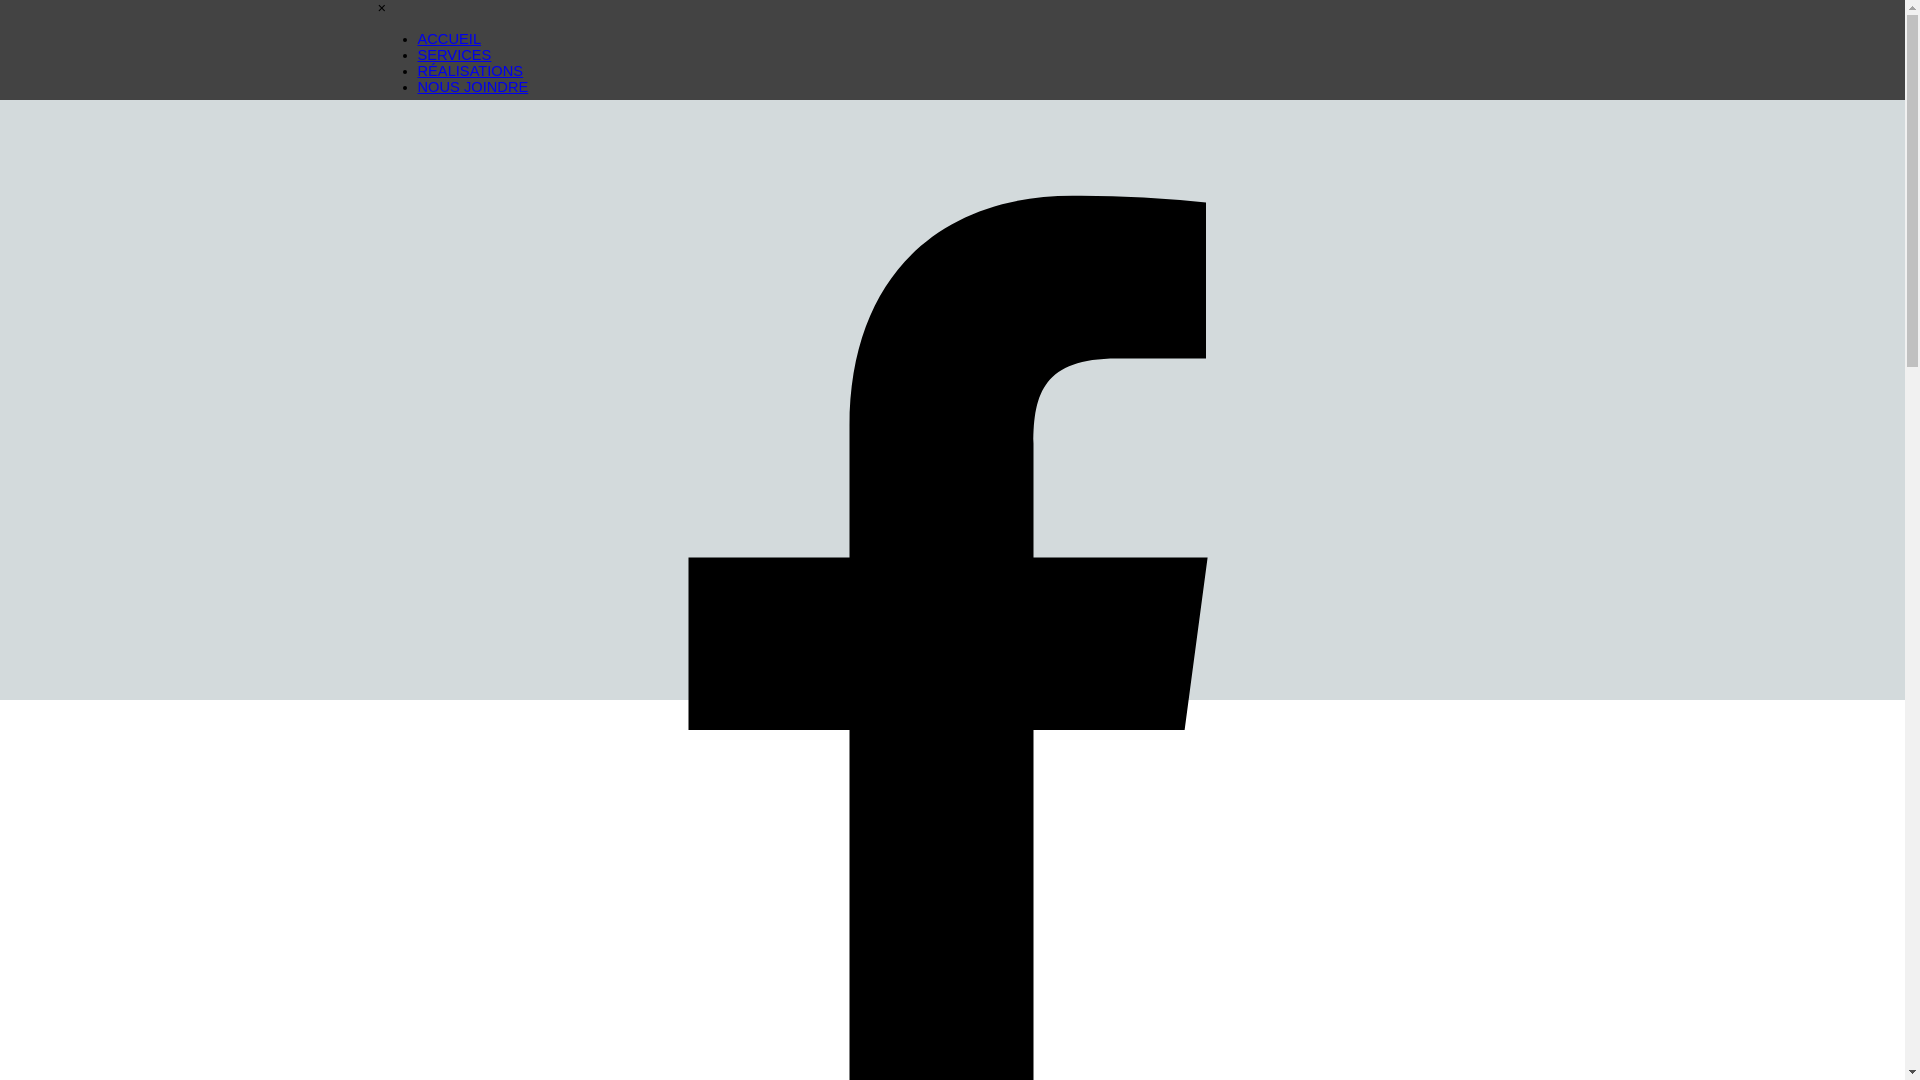  Describe the element at coordinates (416, 38) in the screenshot. I see `'ACCUEIL'` at that location.